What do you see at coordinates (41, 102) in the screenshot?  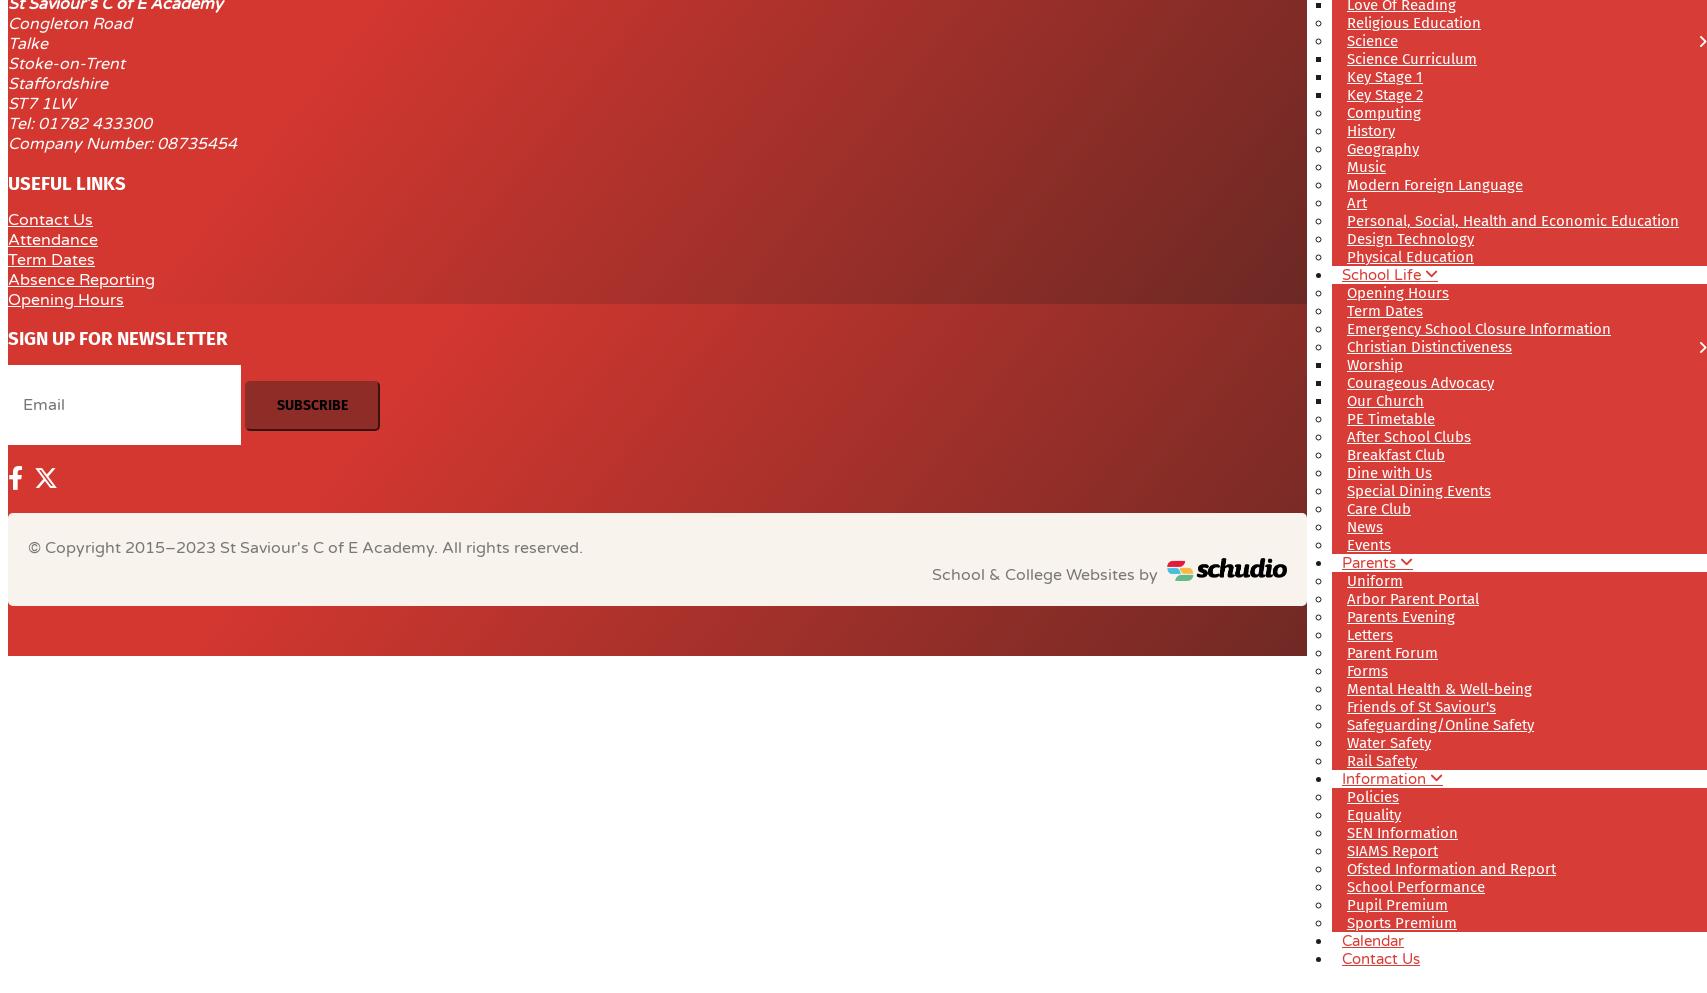 I see `'ST7 1LW'` at bounding box center [41, 102].